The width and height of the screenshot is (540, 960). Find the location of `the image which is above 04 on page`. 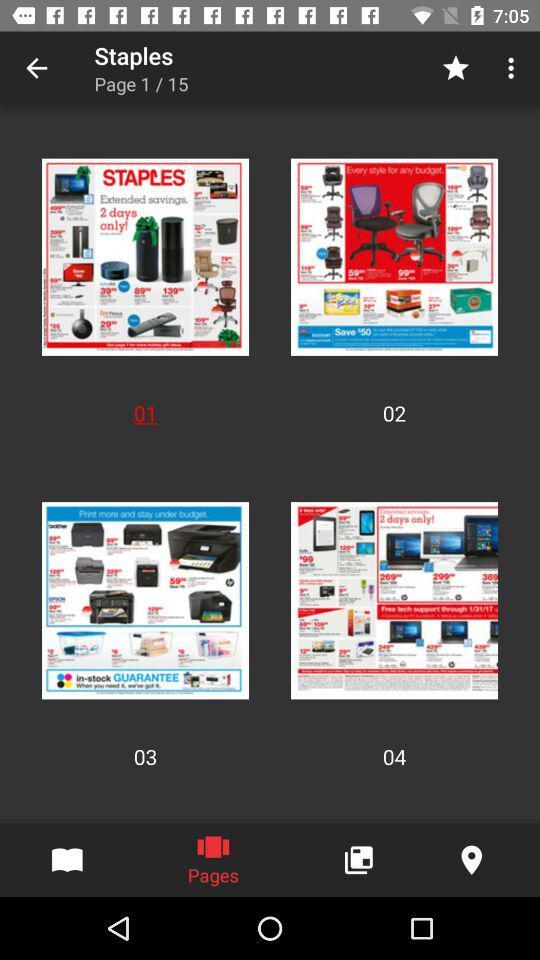

the image which is above 04 on page is located at coordinates (394, 600).